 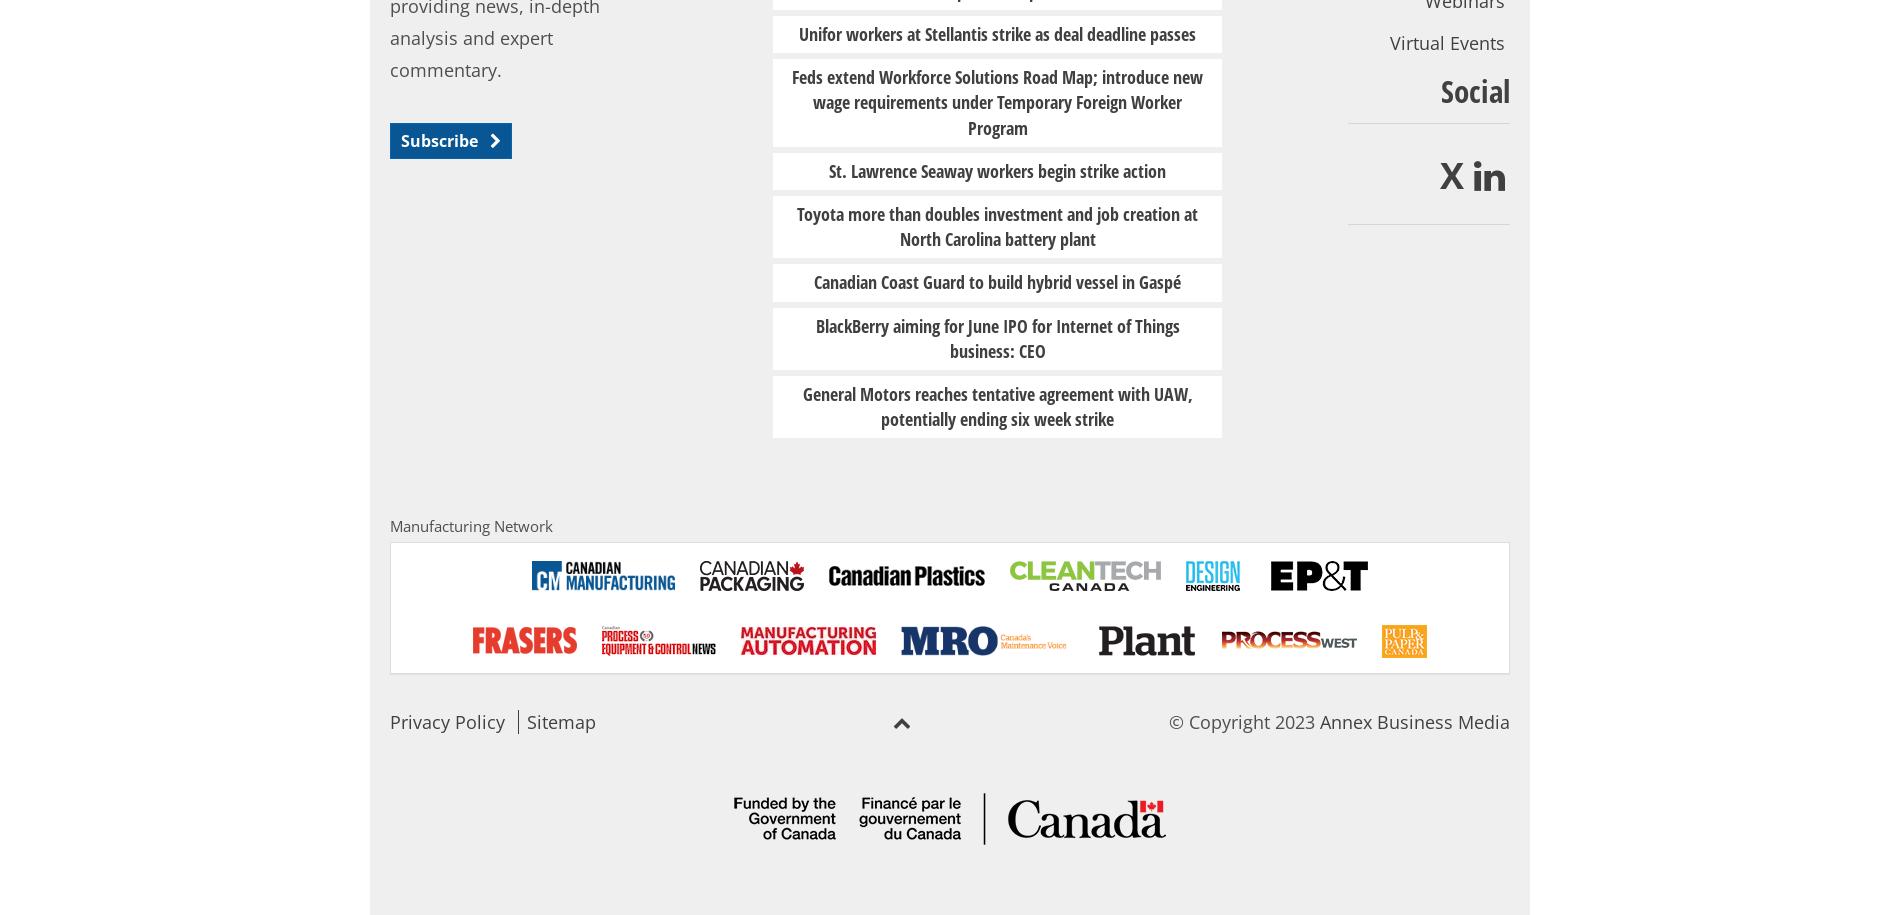 What do you see at coordinates (1451, 173) in the screenshot?
I see `'X'` at bounding box center [1451, 173].